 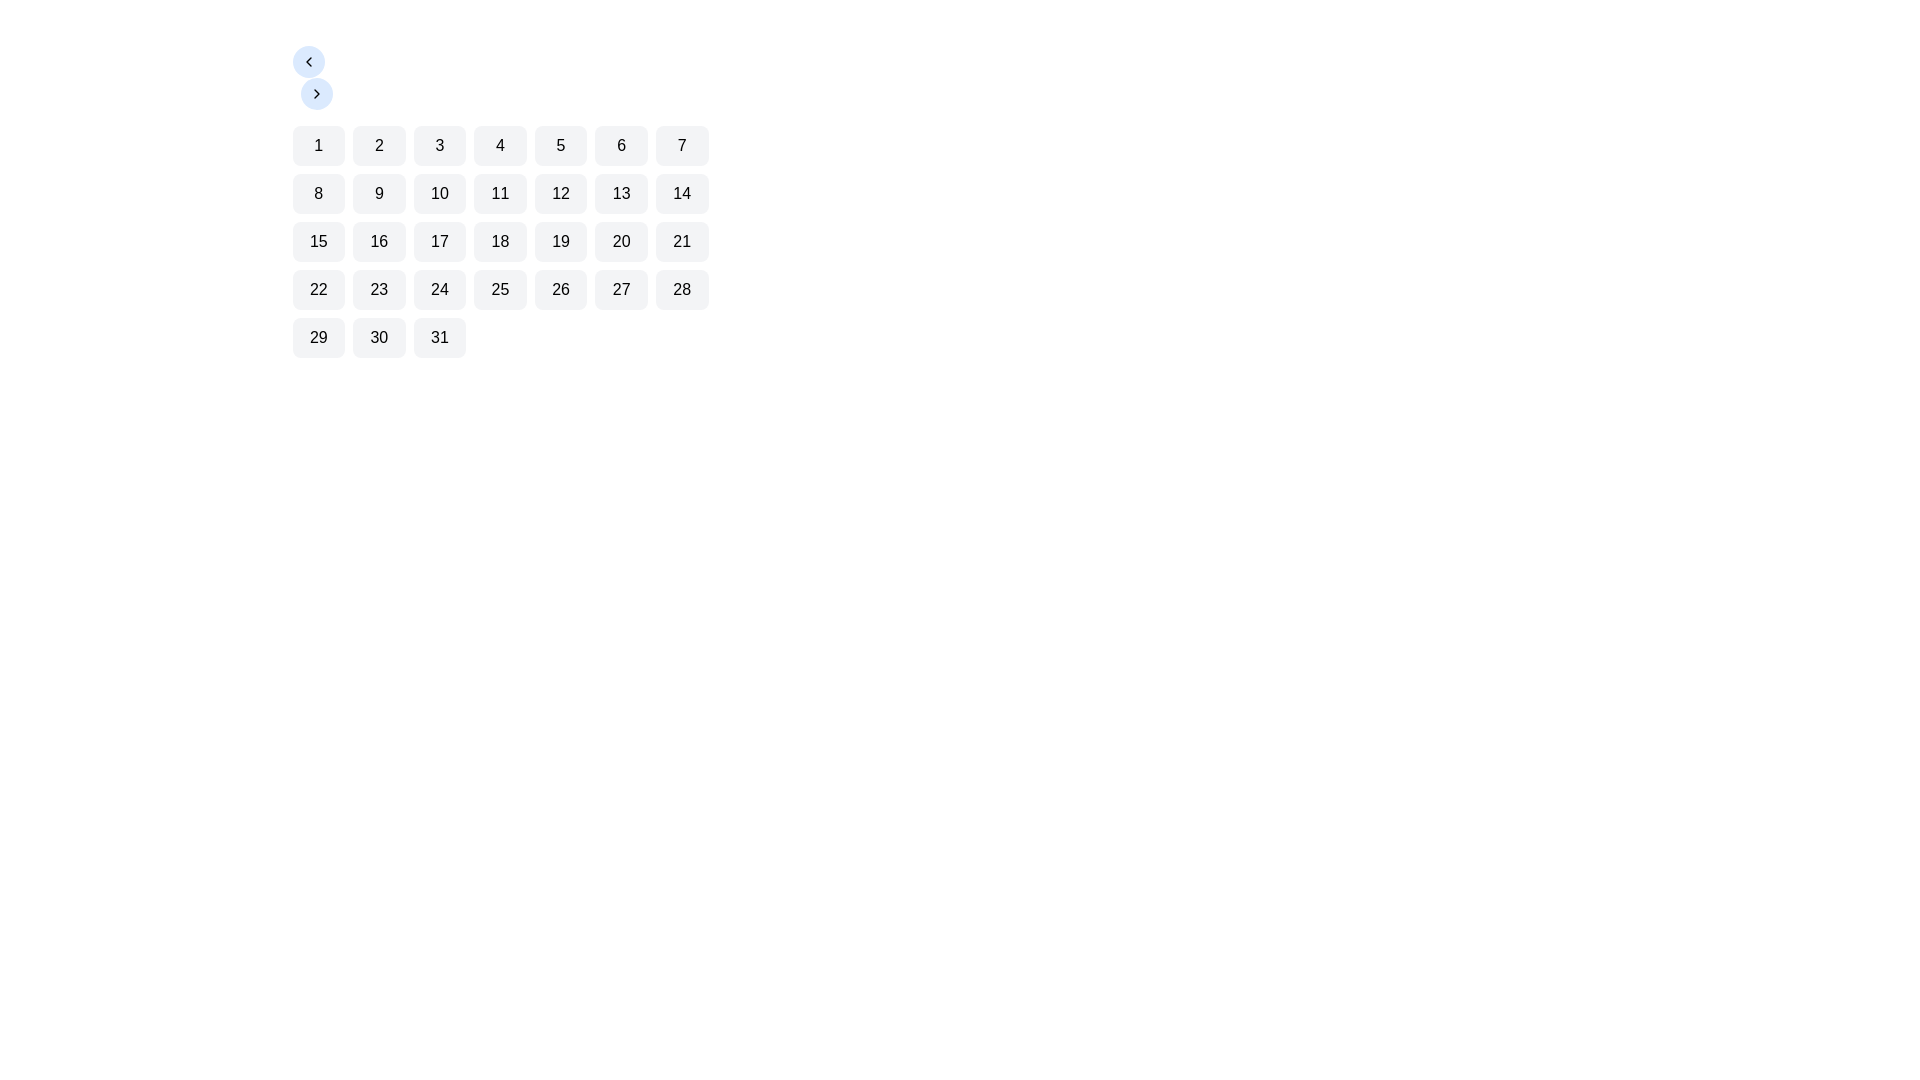 I want to click on the button displaying the number '21', which is a square-shaped element with rounded corners, located in the fourth row and seventh column of a grid, styled with a light gray background and bold black font, so click(x=682, y=241).